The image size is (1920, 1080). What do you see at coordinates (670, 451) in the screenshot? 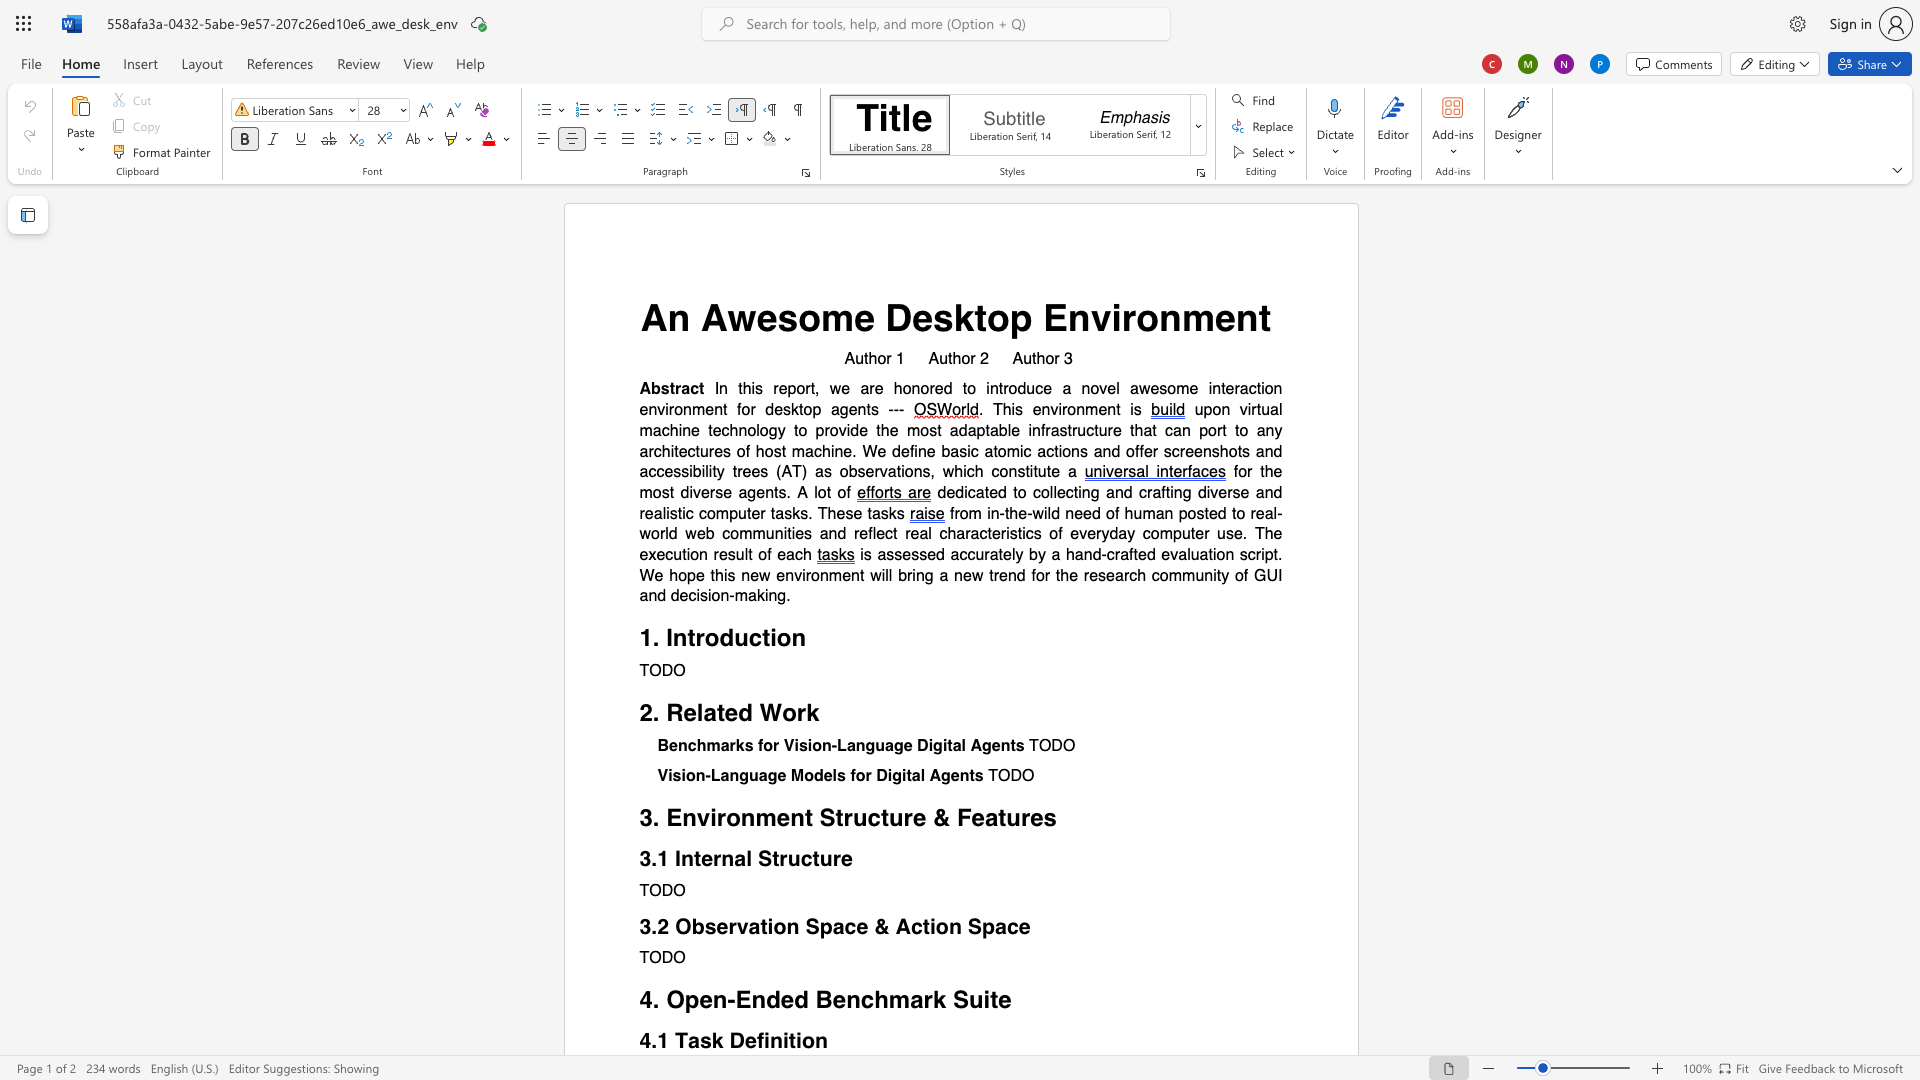
I see `the subset text "itecture" within the text "upon virtual machine technology to provide the most adaptable infrastructure that can port to any architectures of host machine. We define basic atomic actions and offer screenshots and accessibility trees (AT) as observations, which"` at bounding box center [670, 451].